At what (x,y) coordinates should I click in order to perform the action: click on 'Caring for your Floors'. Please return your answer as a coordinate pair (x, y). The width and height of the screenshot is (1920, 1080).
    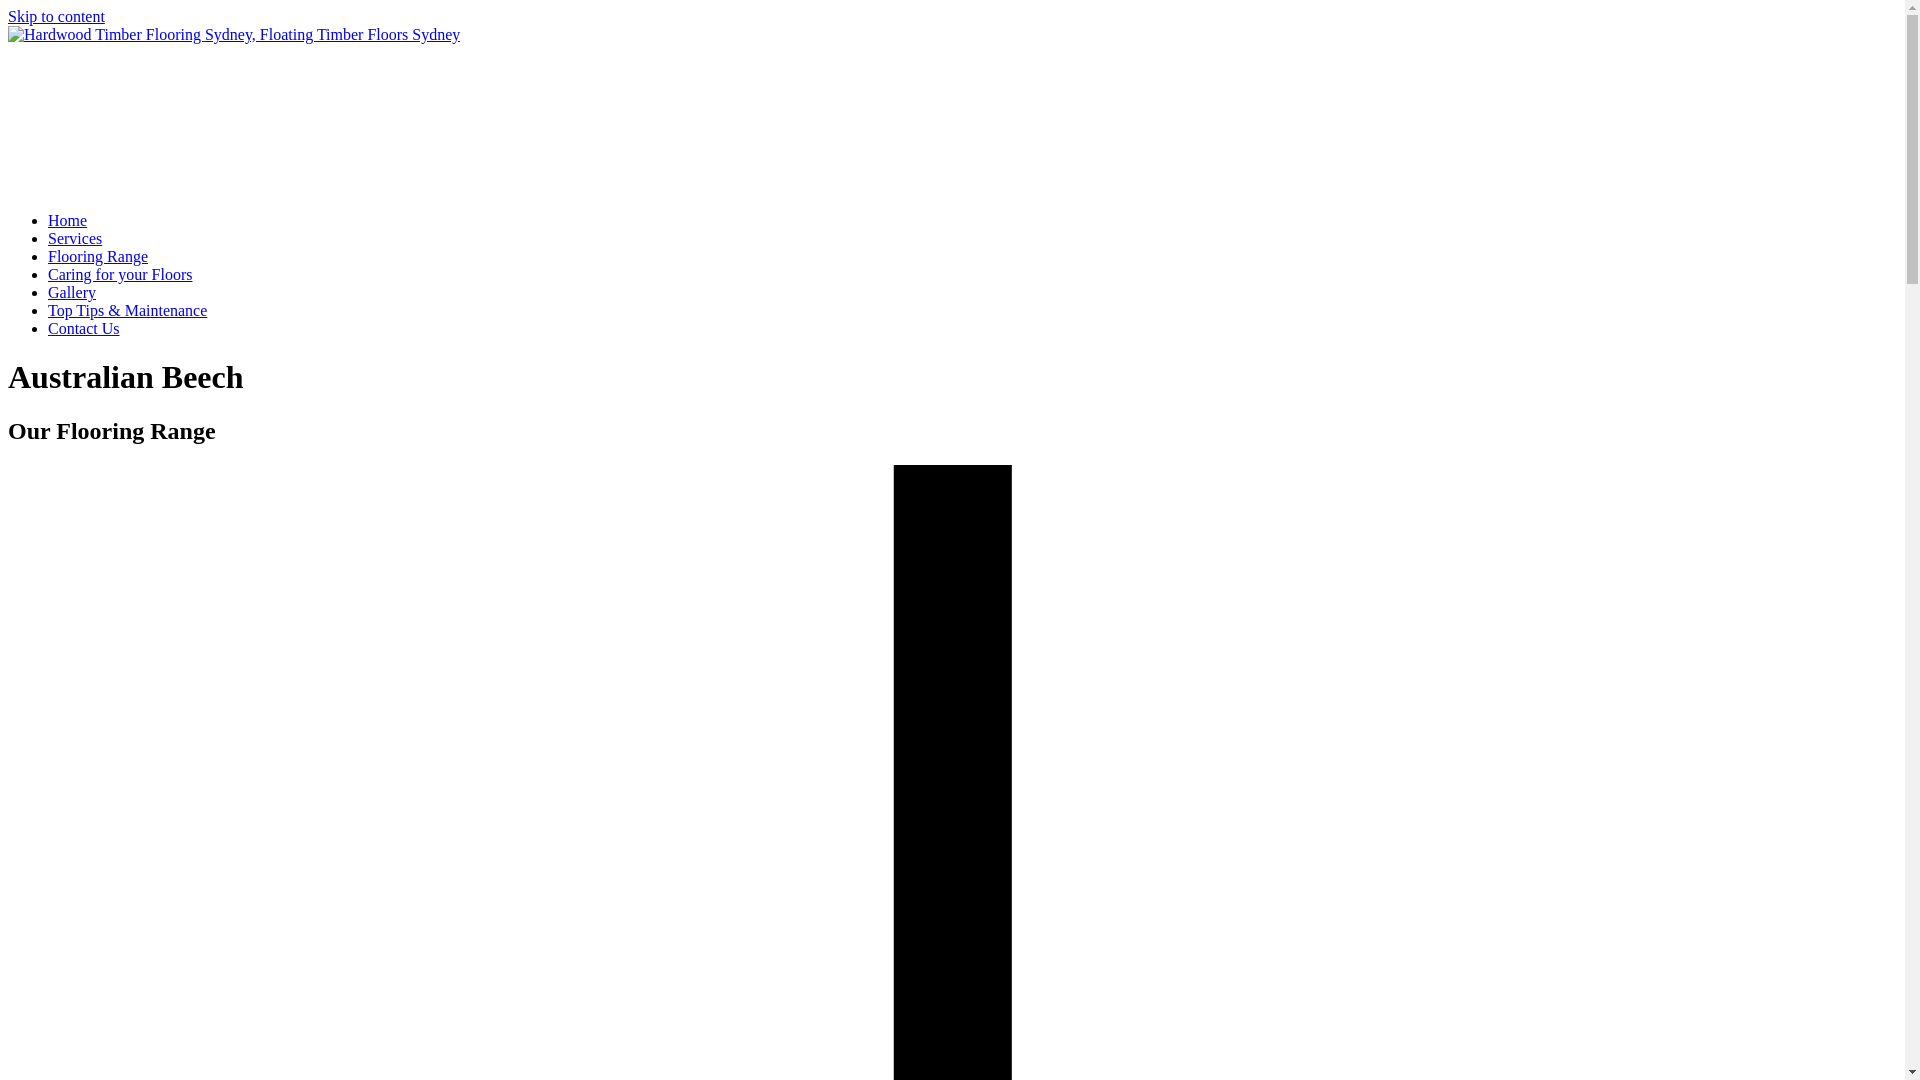
    Looking at the image, I should click on (119, 274).